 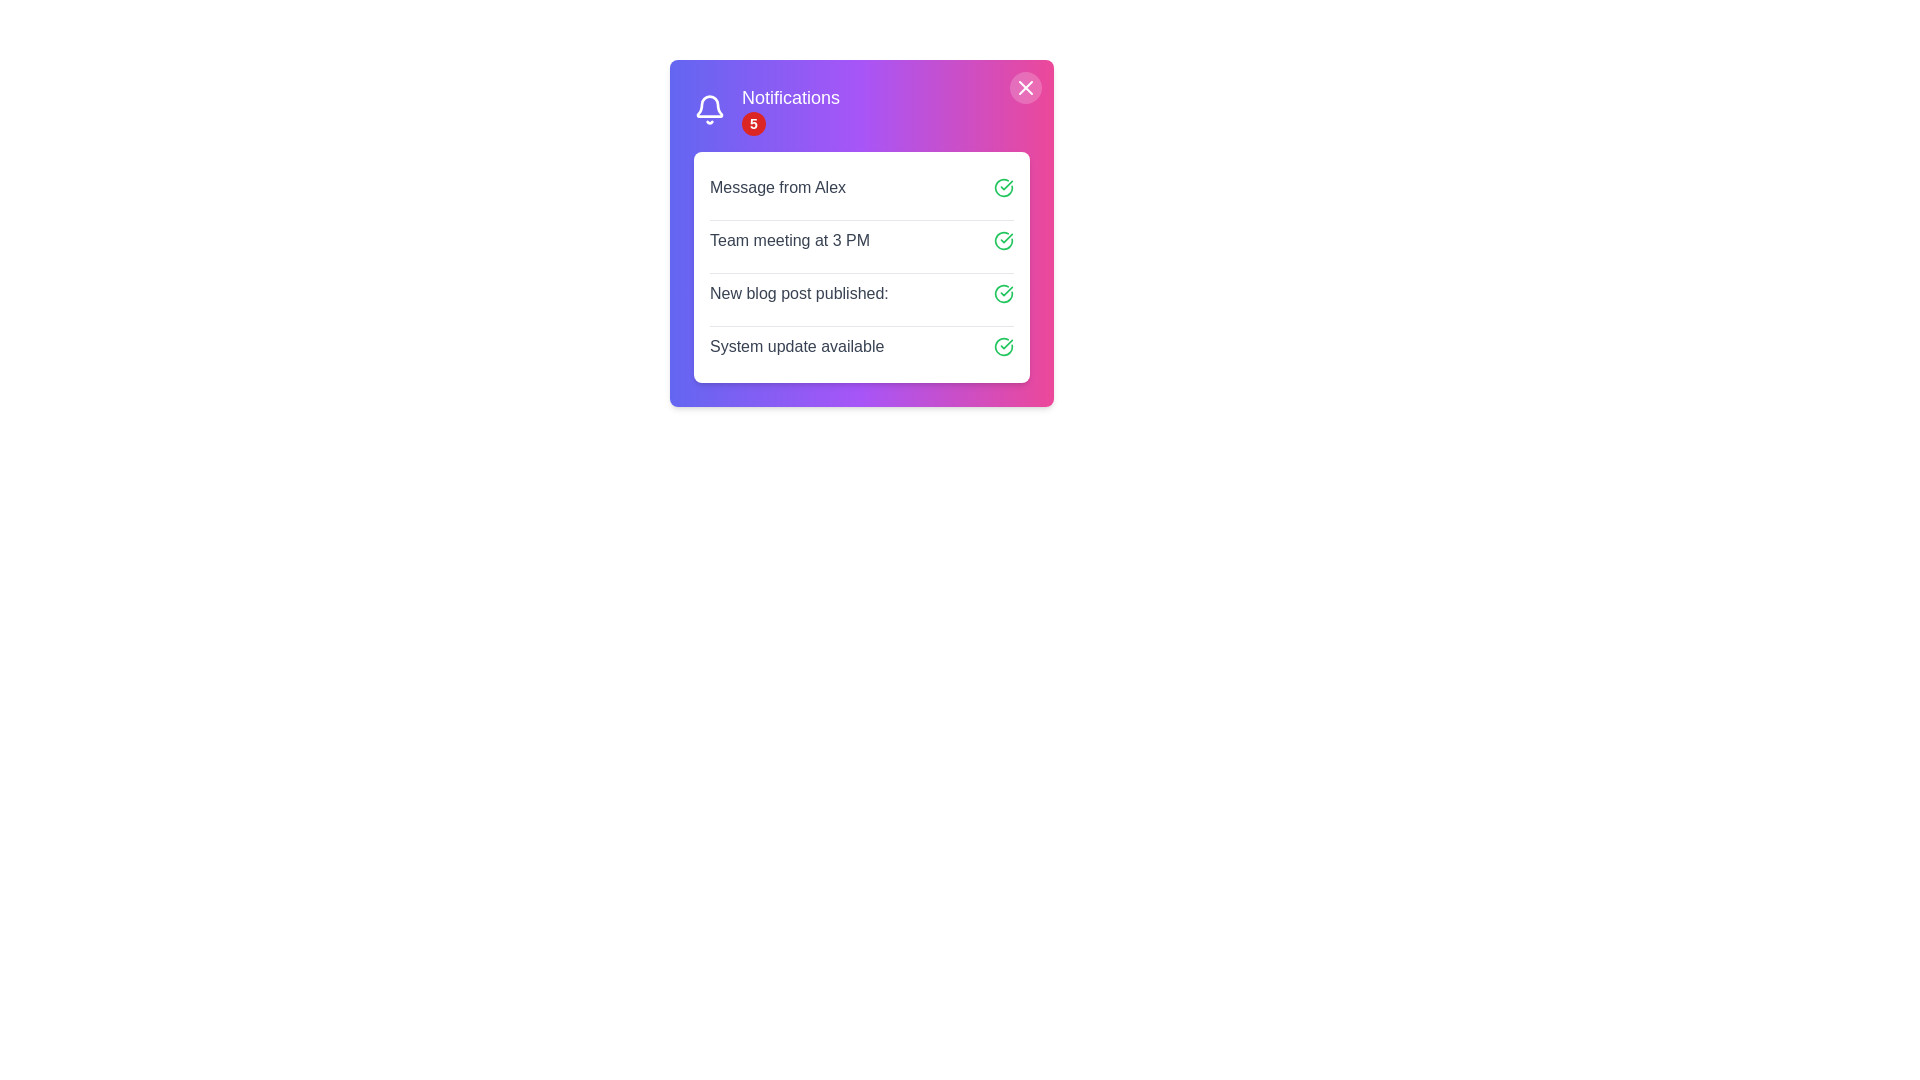 What do you see at coordinates (1026, 87) in the screenshot?
I see `the close button located in the top-right corner of the notification panel` at bounding box center [1026, 87].